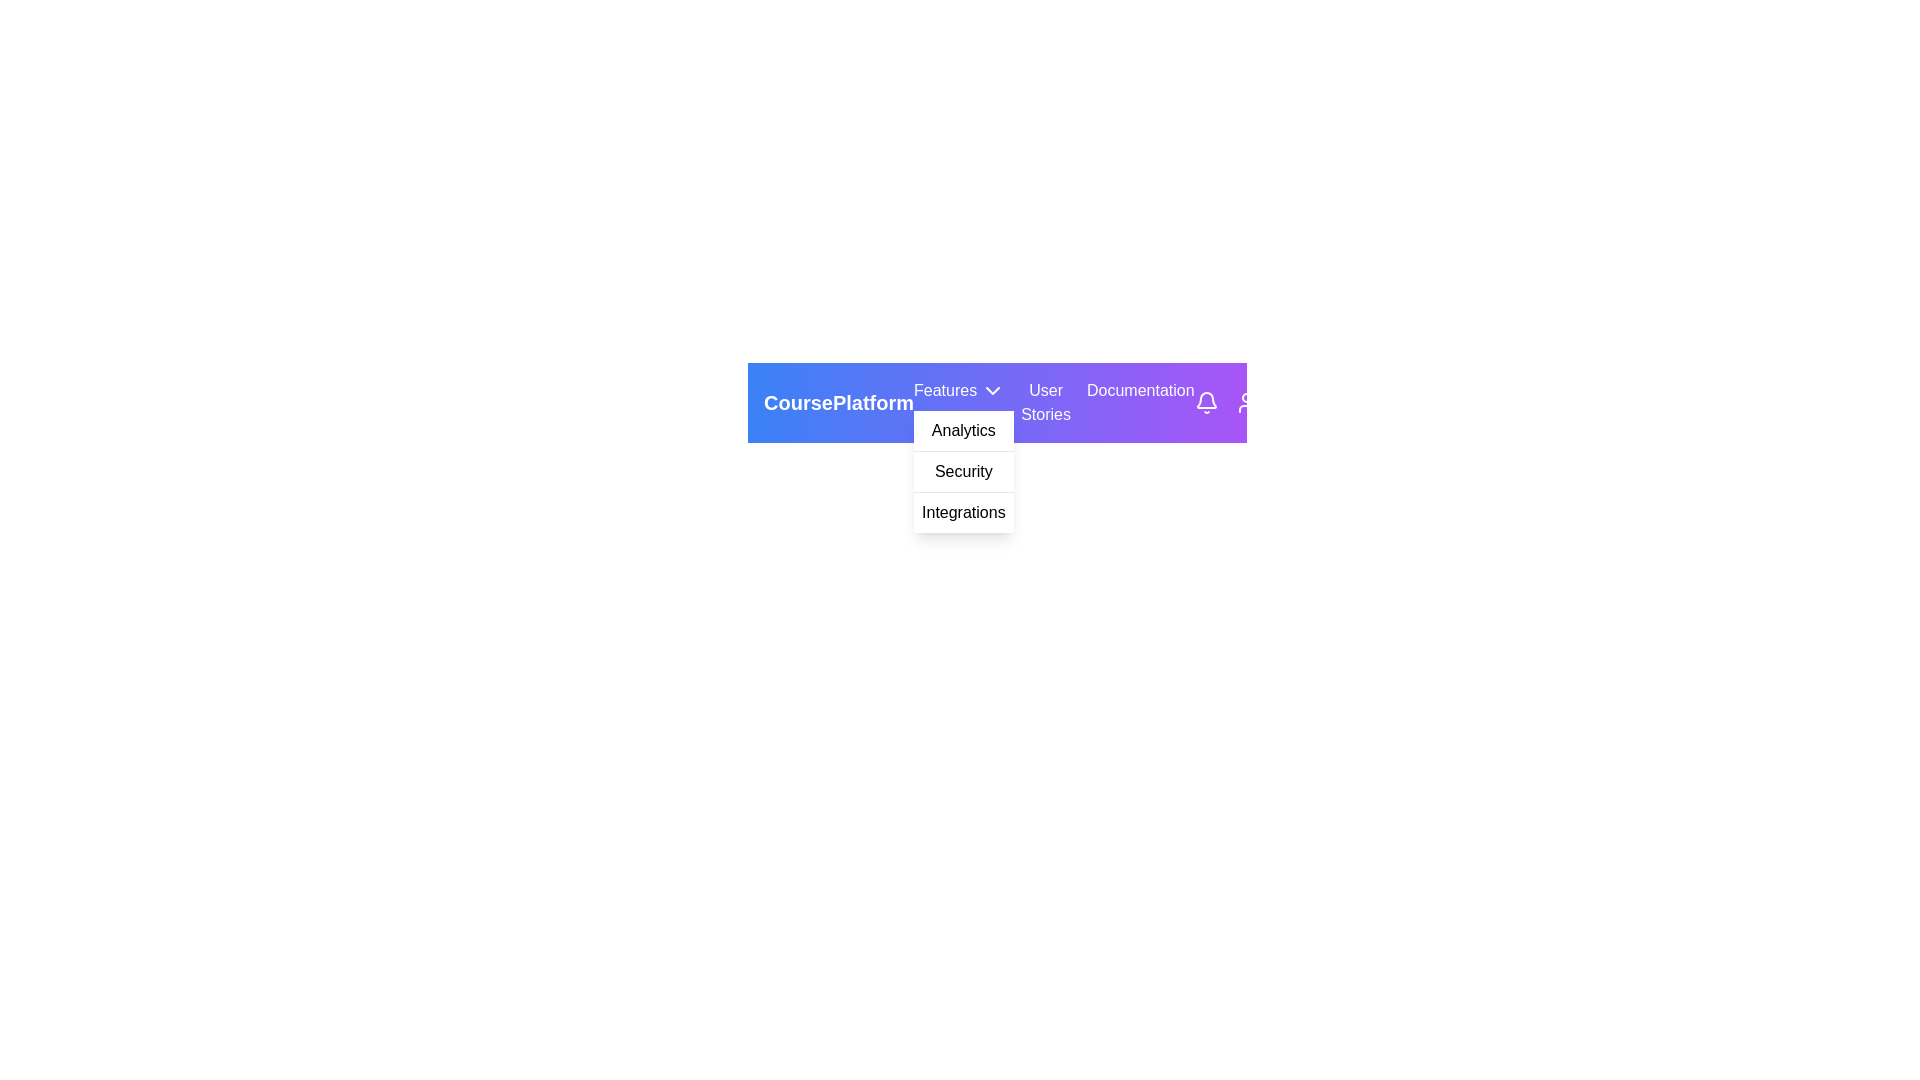  Describe the element at coordinates (963, 430) in the screenshot. I see `the first menu item in the dropdown under the 'Features' category` at that location.